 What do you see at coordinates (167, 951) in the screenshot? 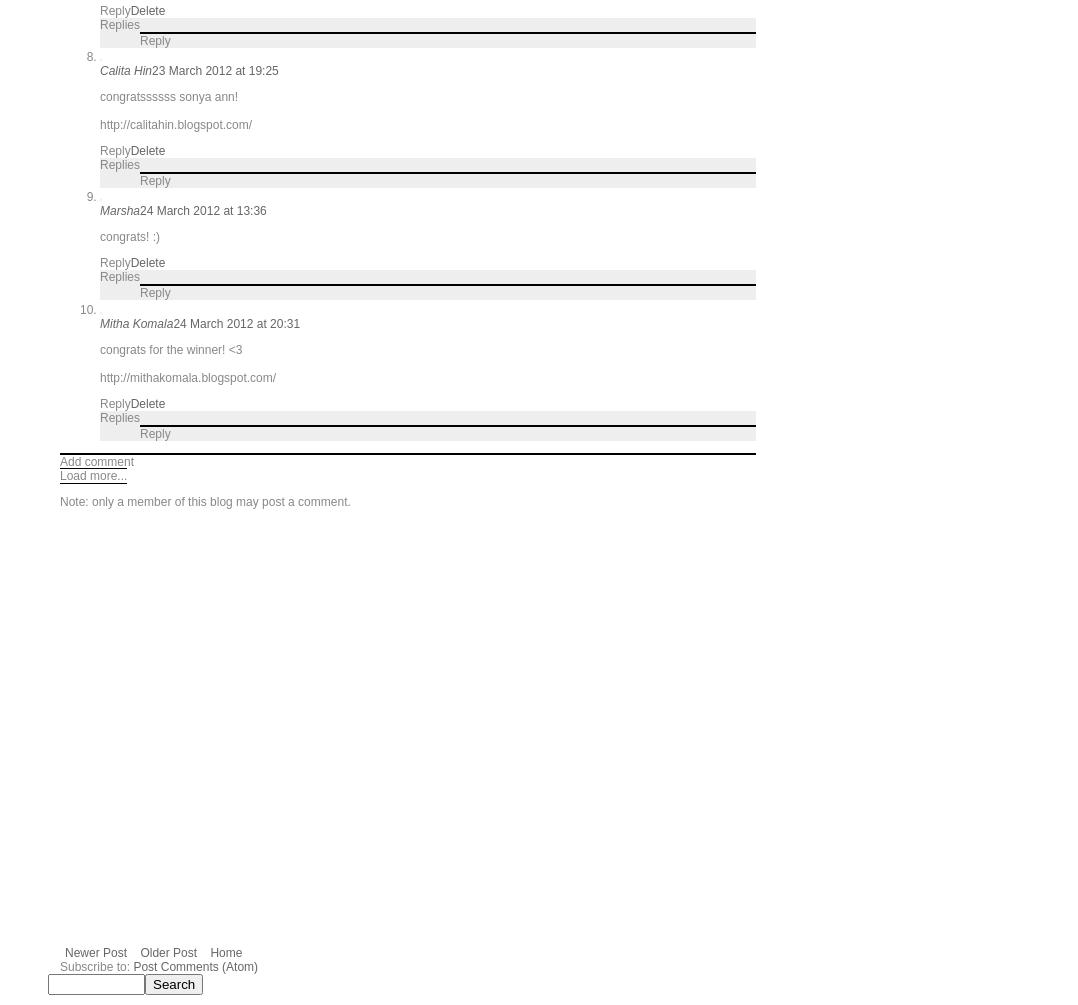
I see `'Older Post'` at bounding box center [167, 951].